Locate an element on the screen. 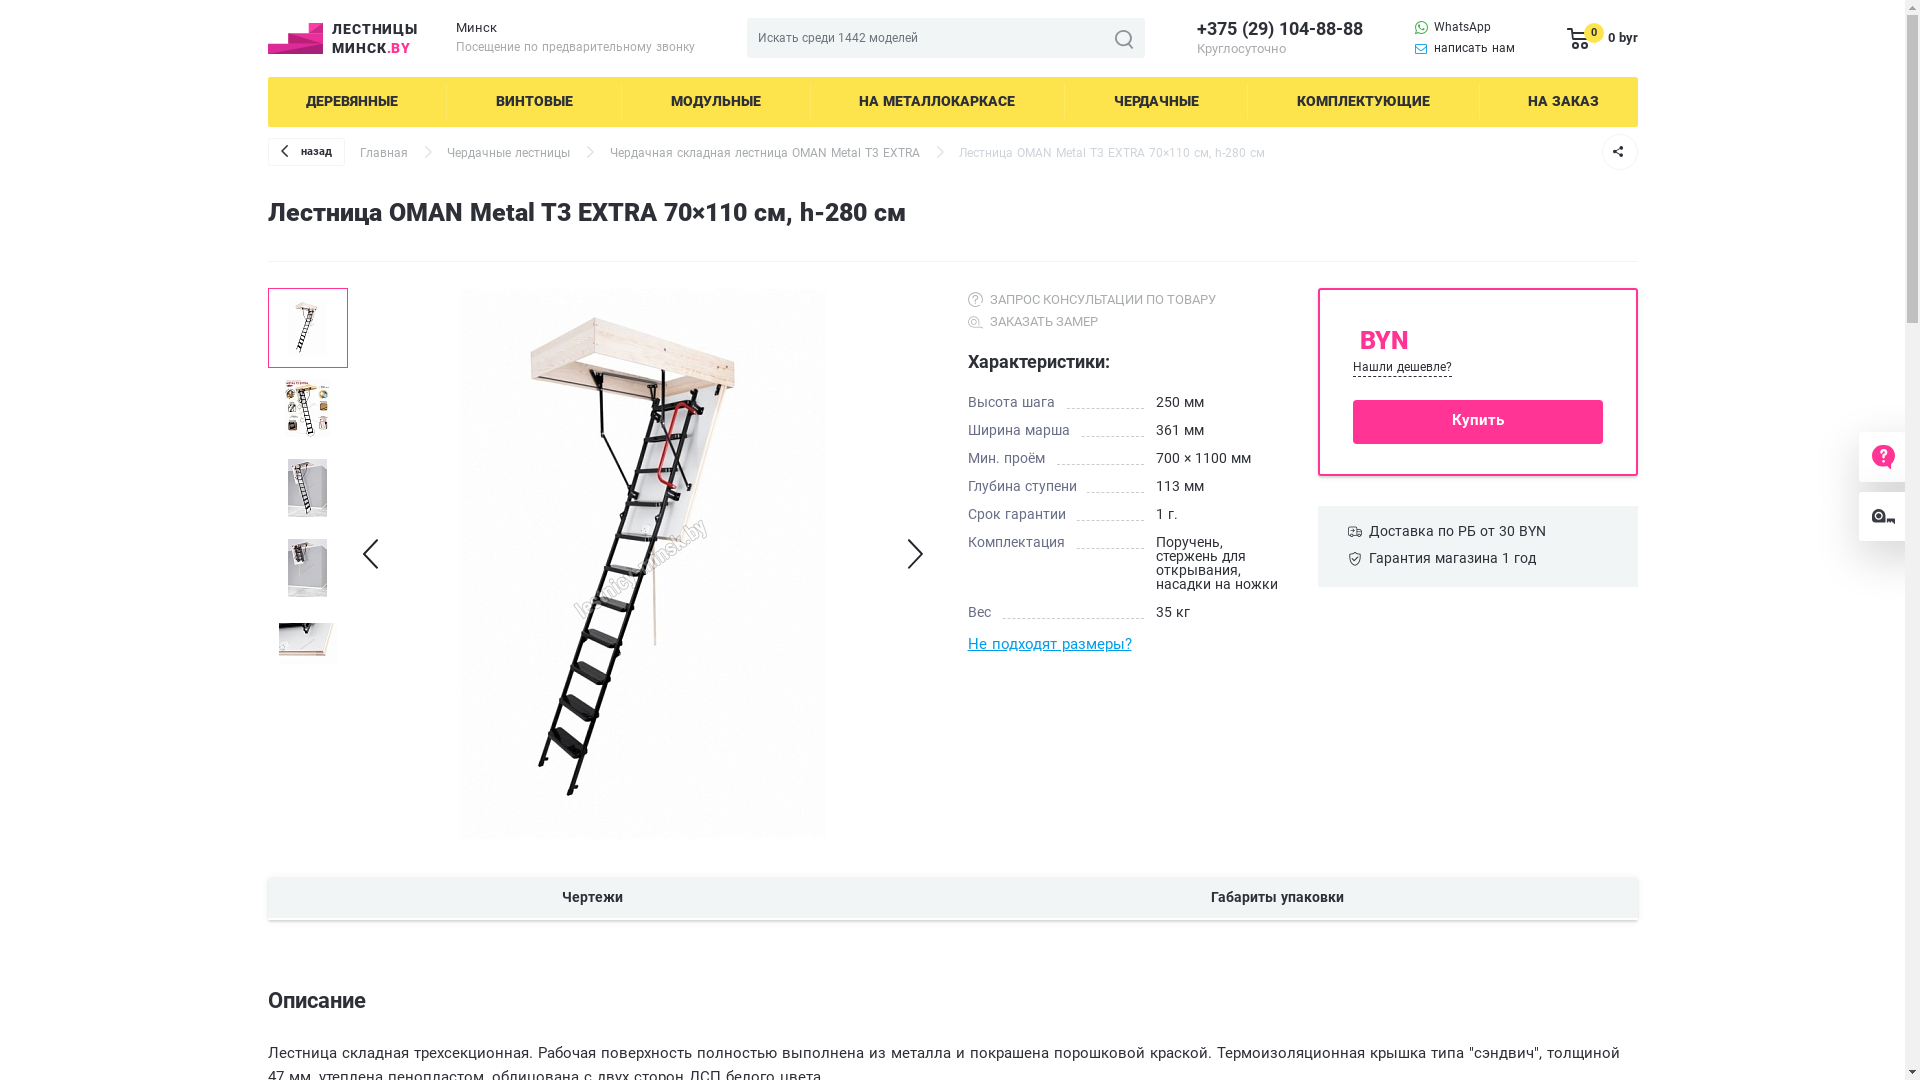  '0 is located at coordinates (1565, 38).